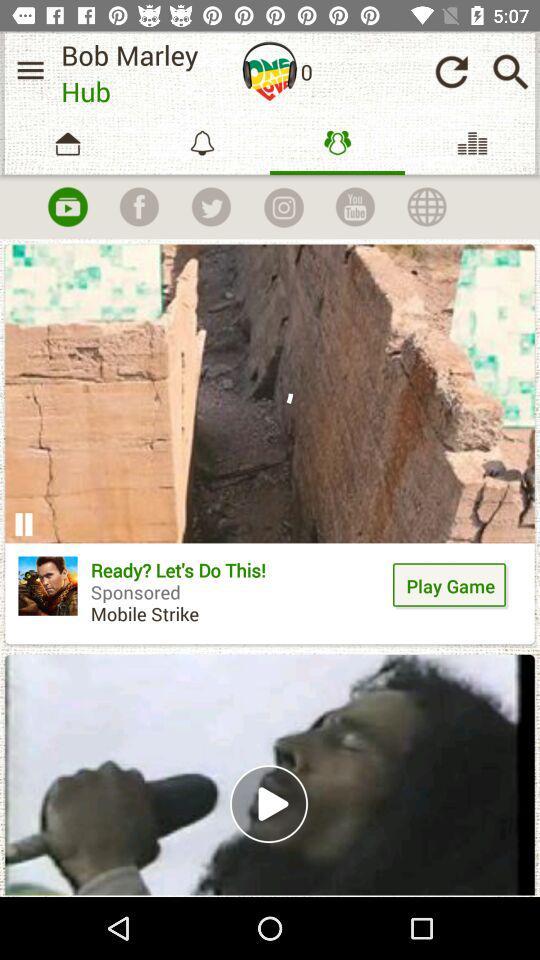 The height and width of the screenshot is (960, 540). Describe the element at coordinates (426, 207) in the screenshot. I see `world wide web` at that location.